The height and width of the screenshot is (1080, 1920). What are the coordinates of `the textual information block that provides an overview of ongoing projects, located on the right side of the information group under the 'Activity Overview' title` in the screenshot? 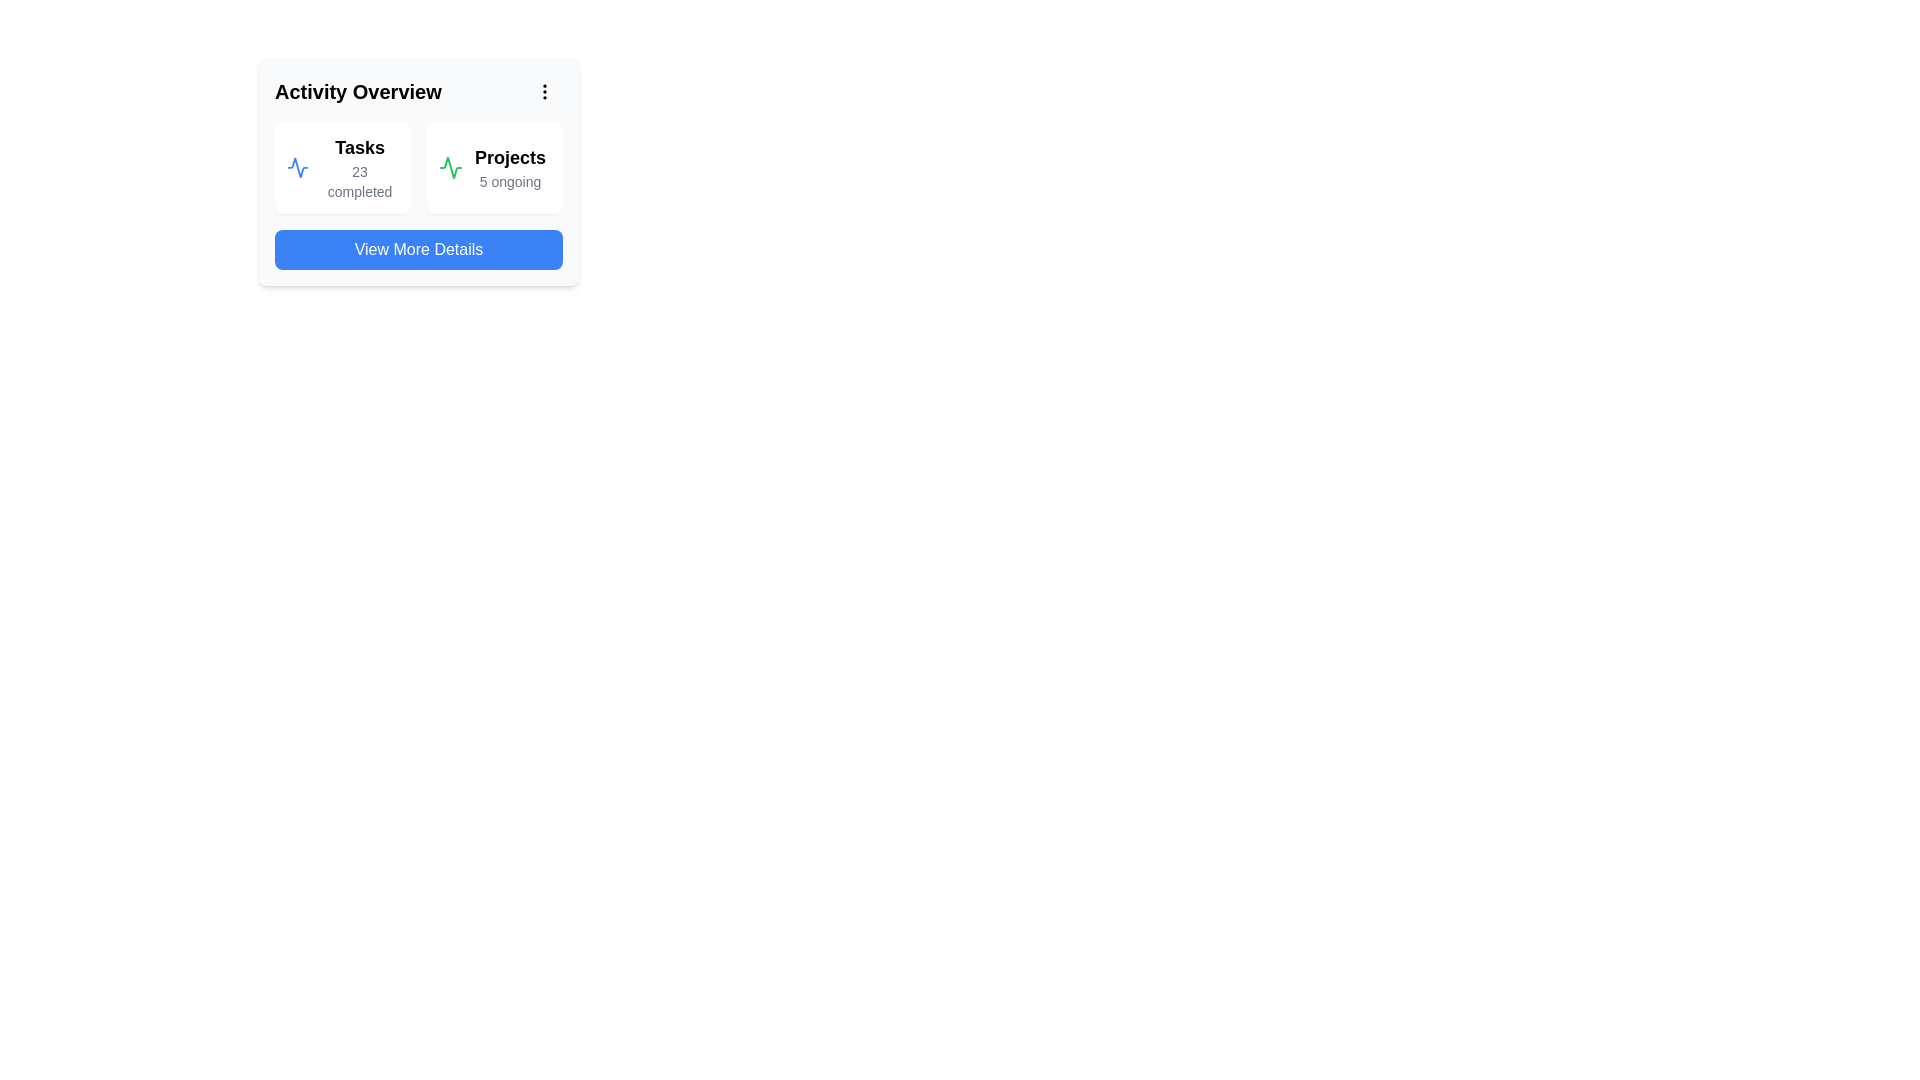 It's located at (510, 167).